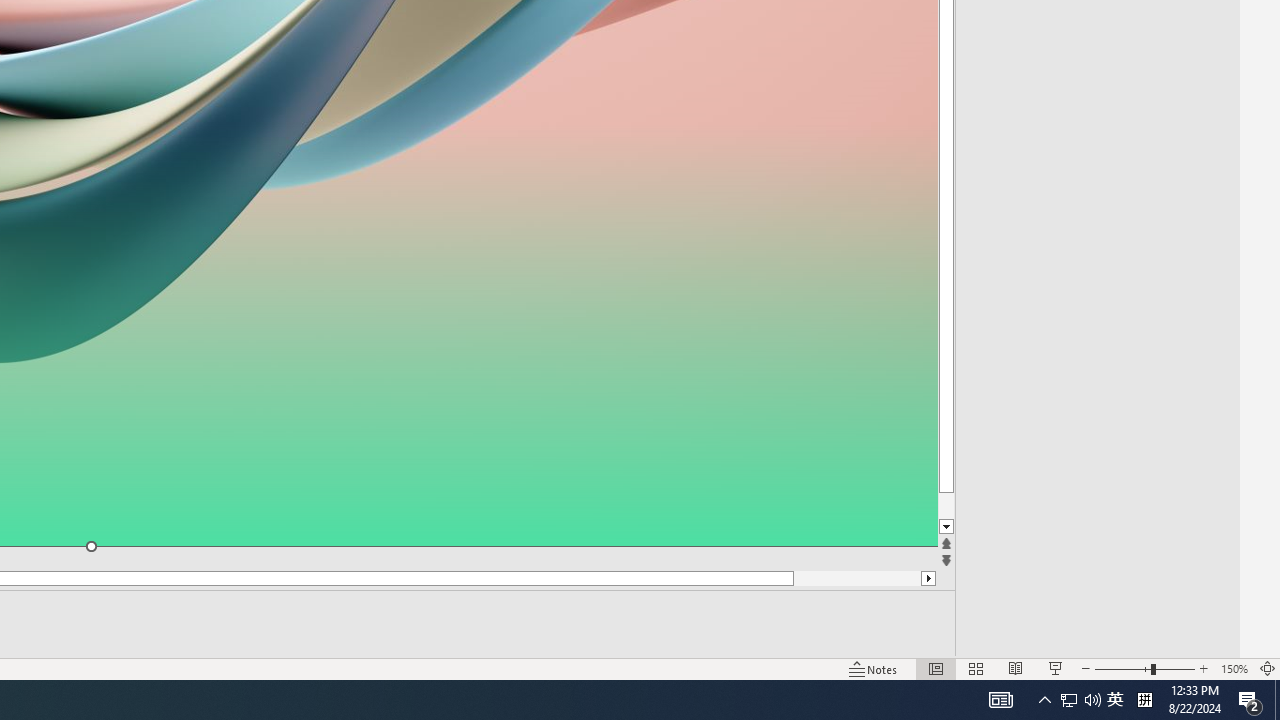 This screenshot has height=720, width=1280. What do you see at coordinates (1250, 698) in the screenshot?
I see `'Action Center, 2 new notifications'` at bounding box center [1250, 698].